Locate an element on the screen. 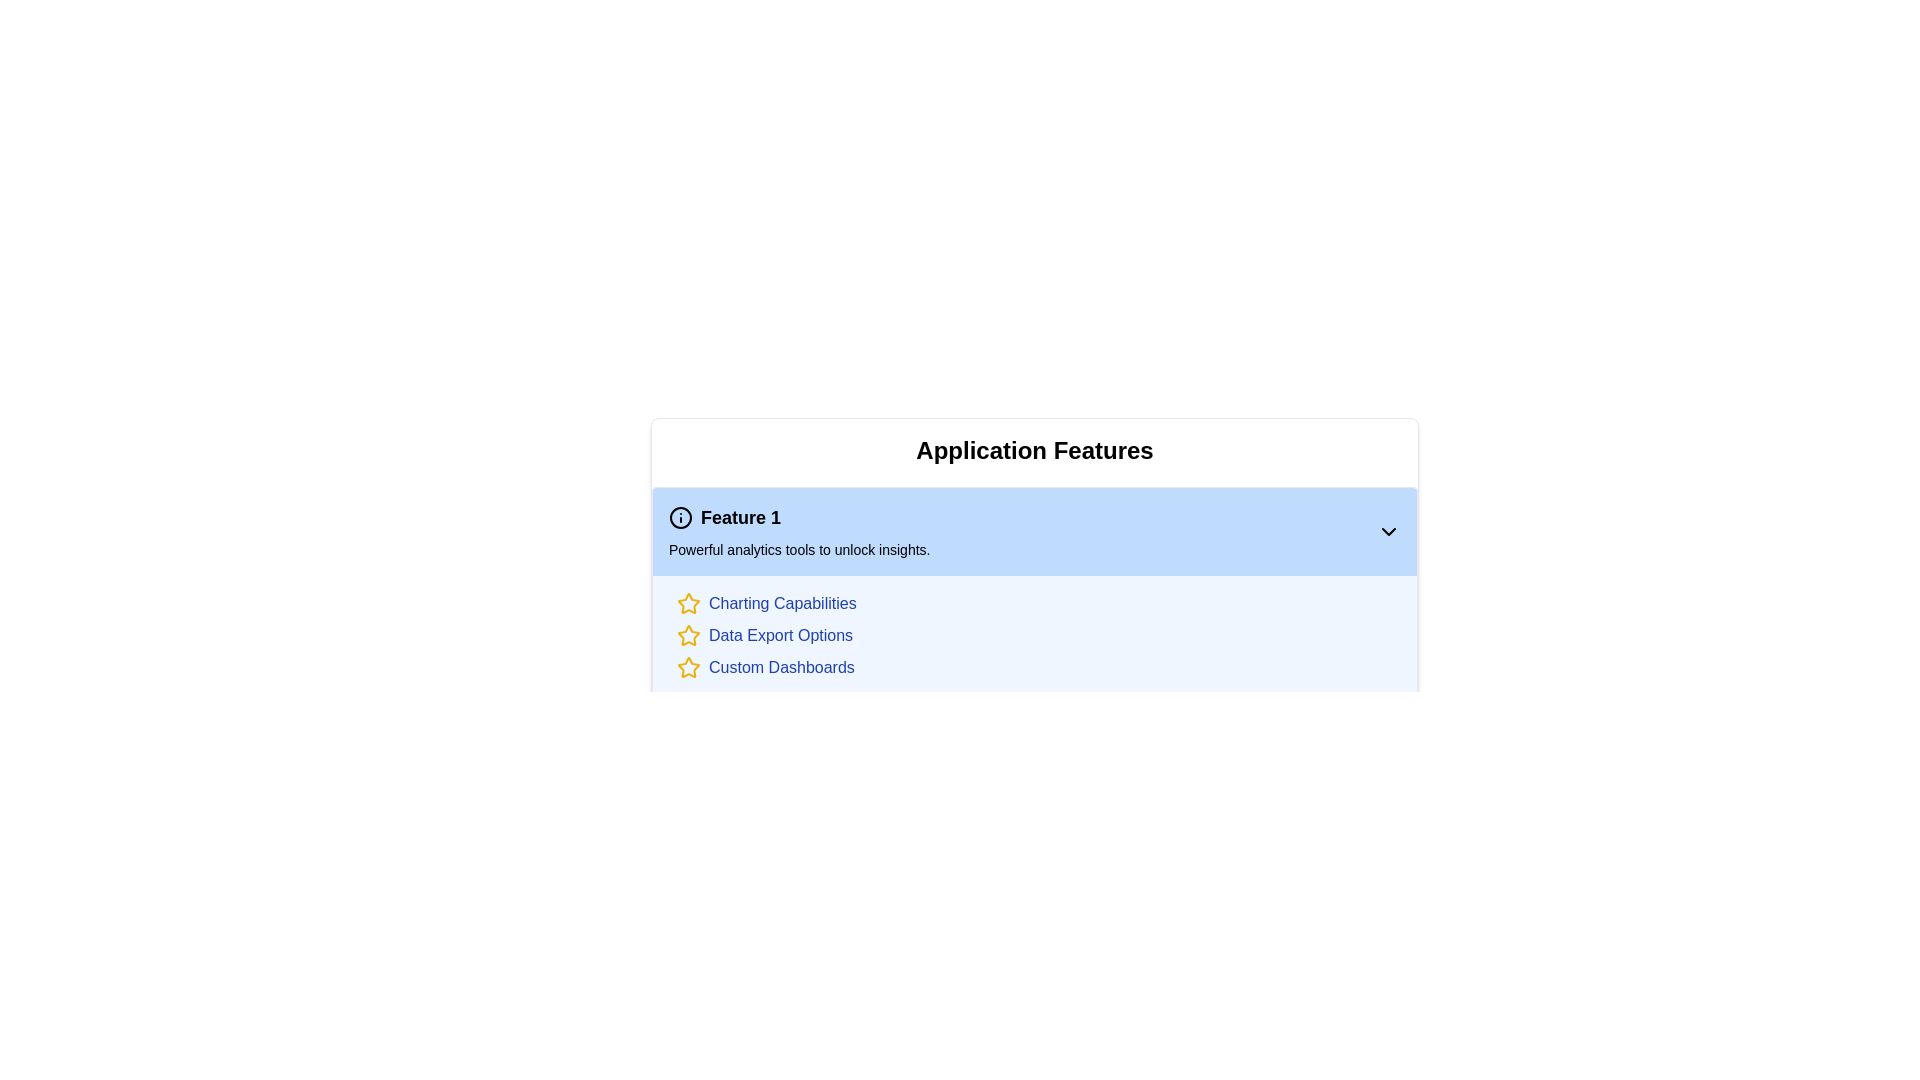  the Text label element located under the heading 'Feature 1', which contains the text 'Powerful analytics tools to unlock insights.' is located at coordinates (798, 550).